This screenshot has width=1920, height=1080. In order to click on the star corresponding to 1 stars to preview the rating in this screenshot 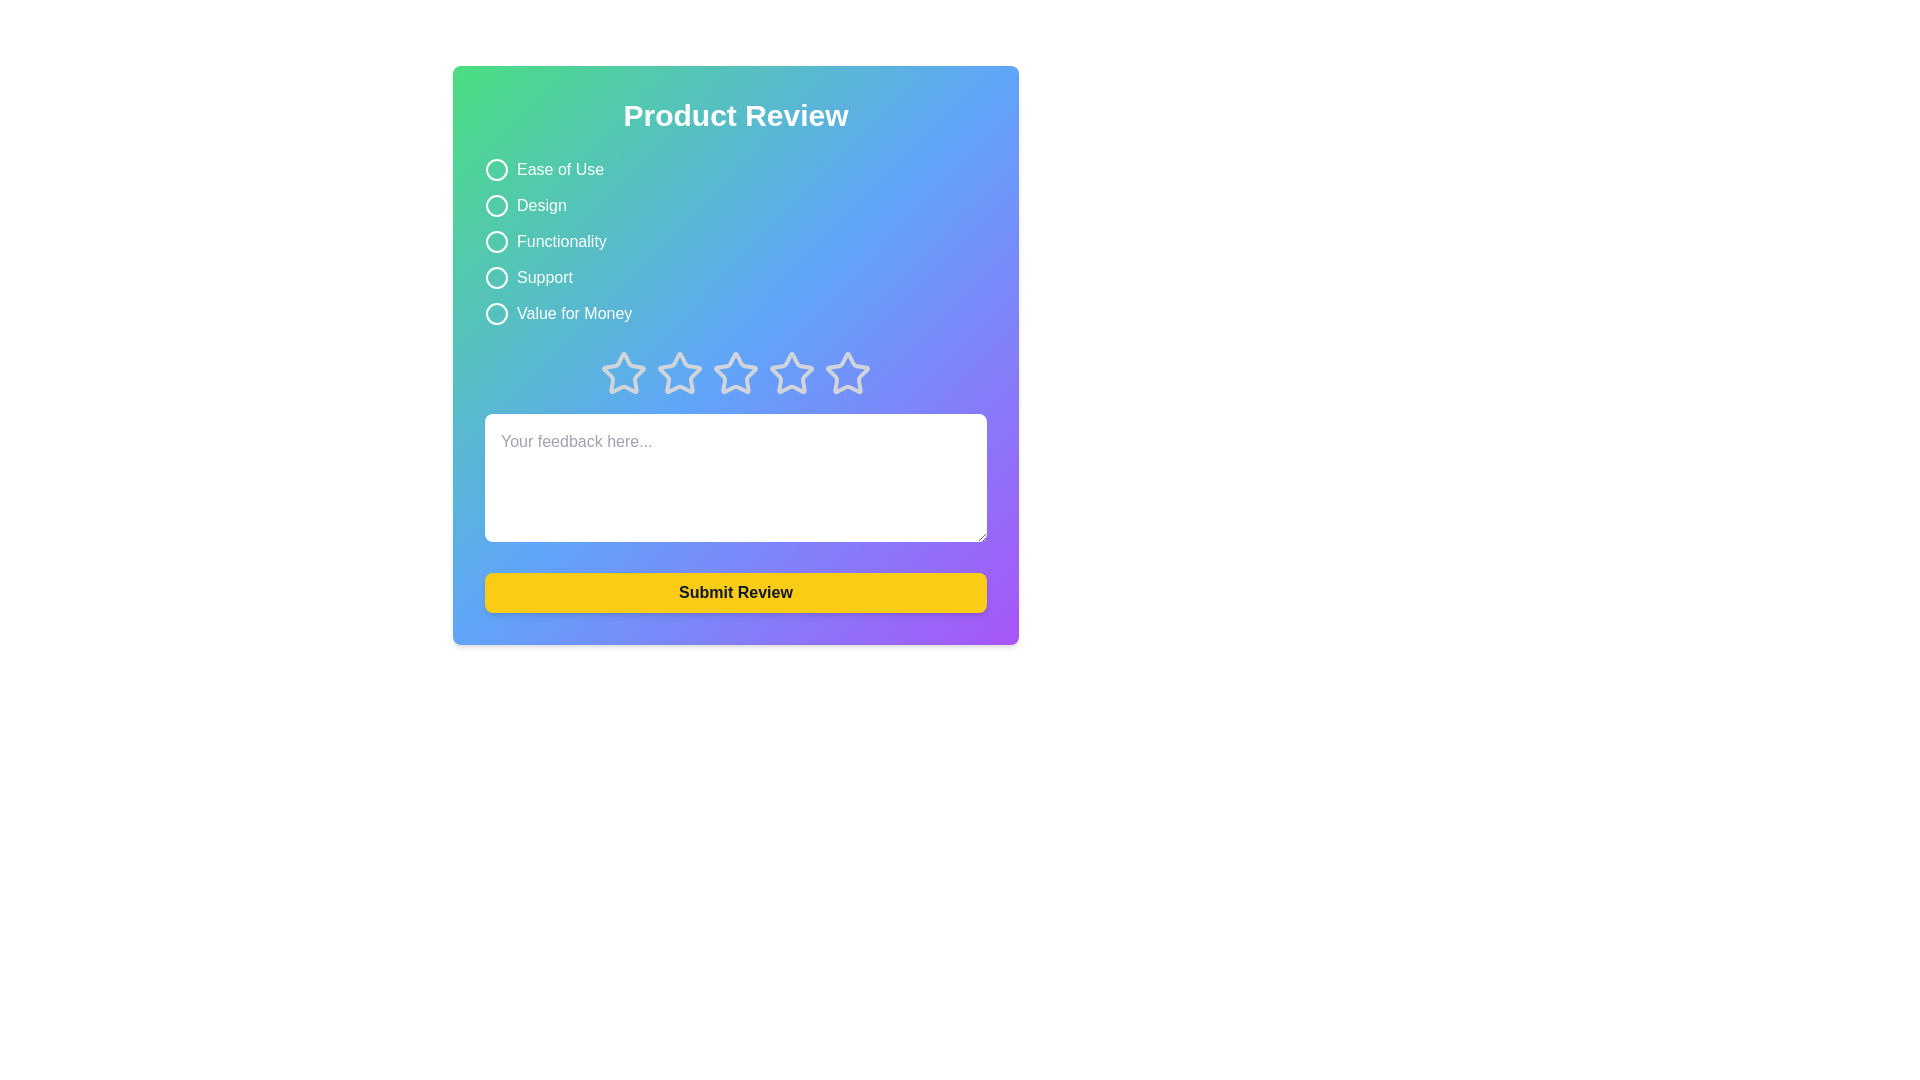, I will do `click(623, 374)`.